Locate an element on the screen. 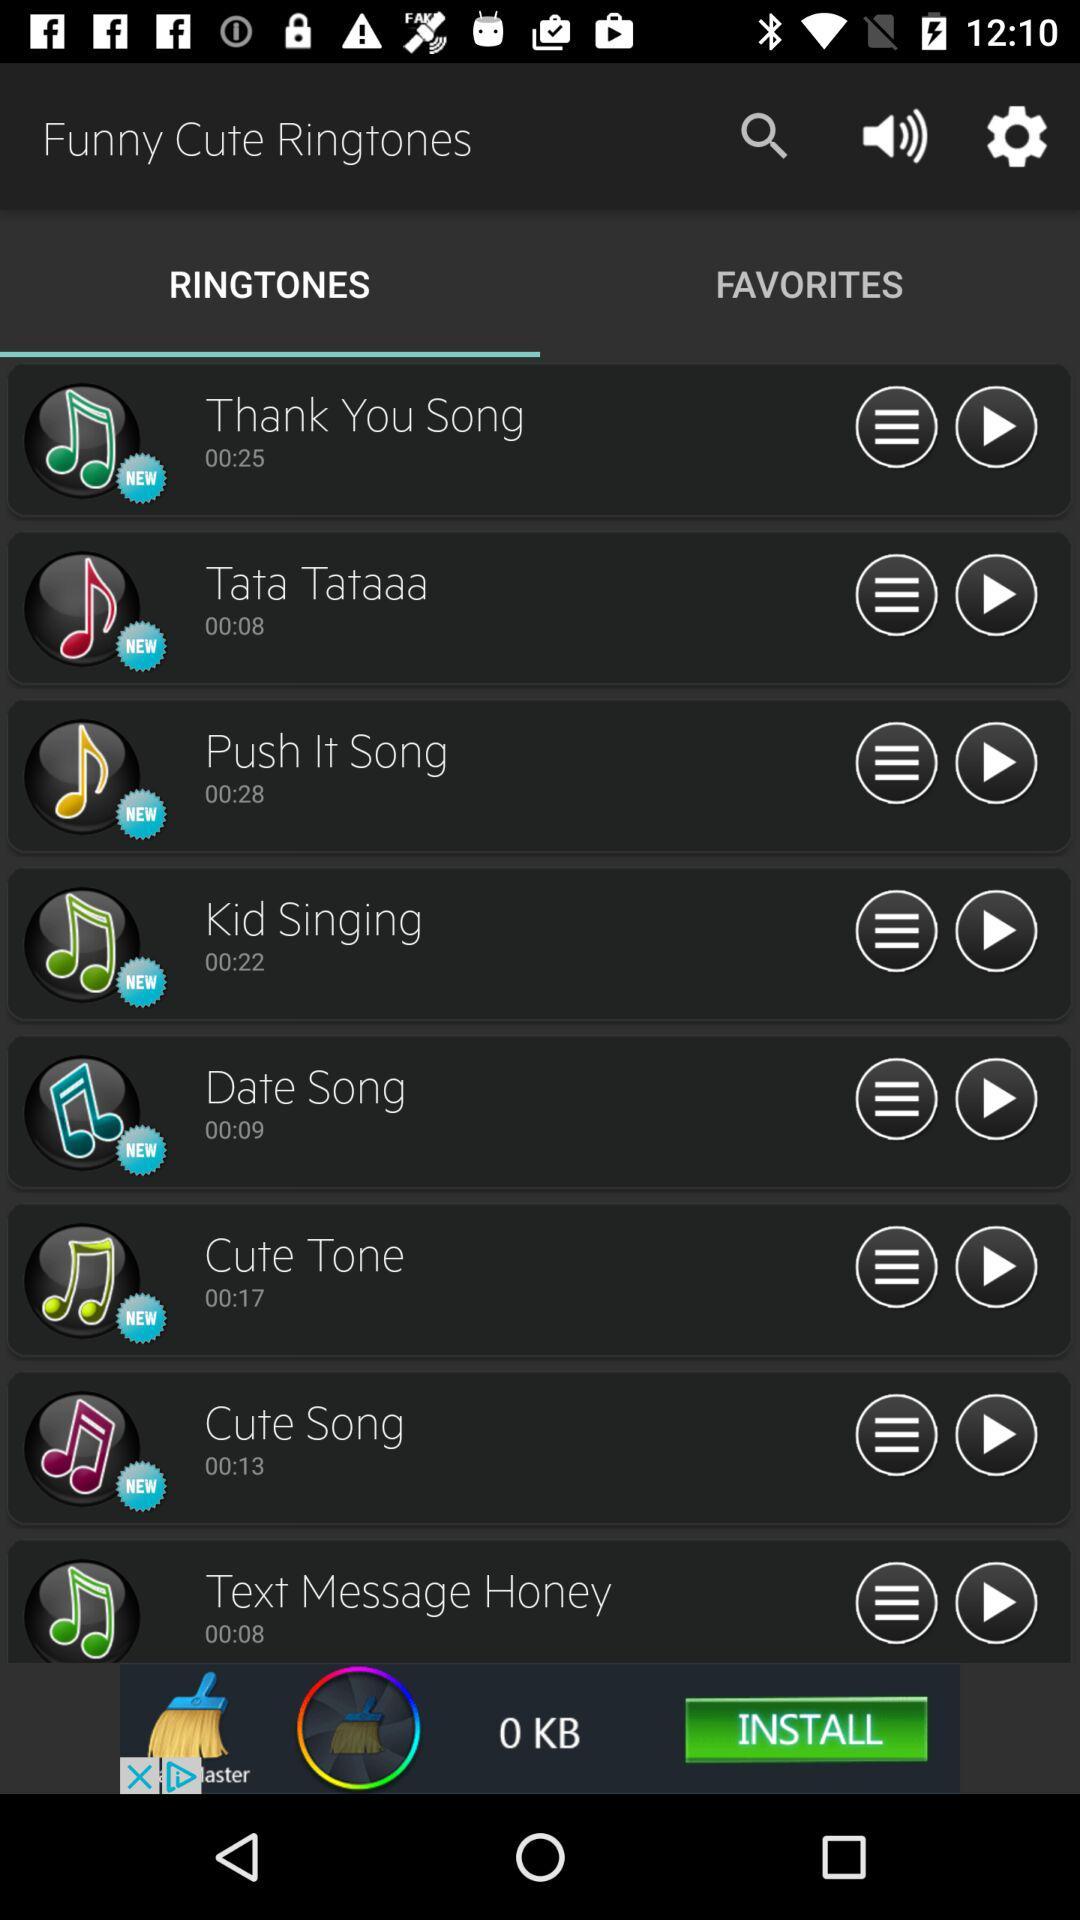 The height and width of the screenshot is (1920, 1080). advertisement is located at coordinates (540, 1727).